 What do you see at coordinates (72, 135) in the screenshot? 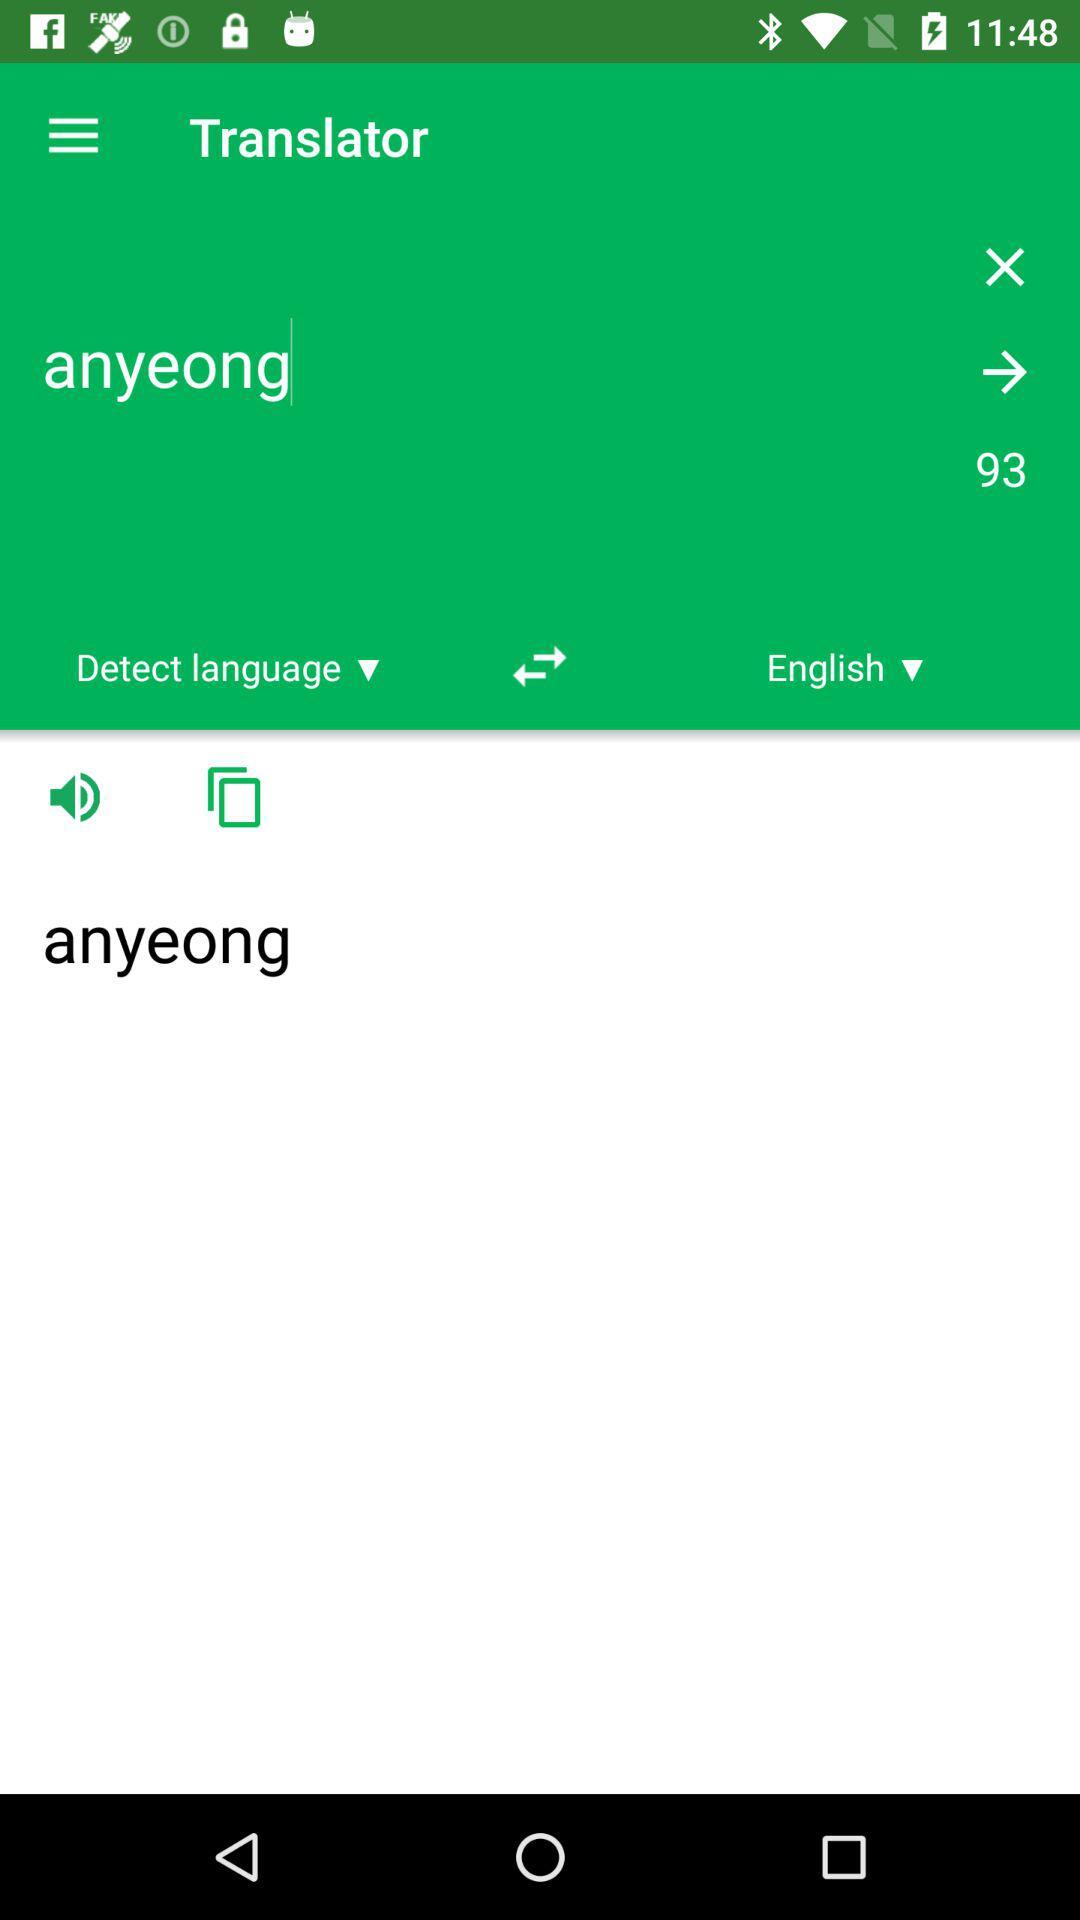
I see `the icon to the left of the translator` at bounding box center [72, 135].